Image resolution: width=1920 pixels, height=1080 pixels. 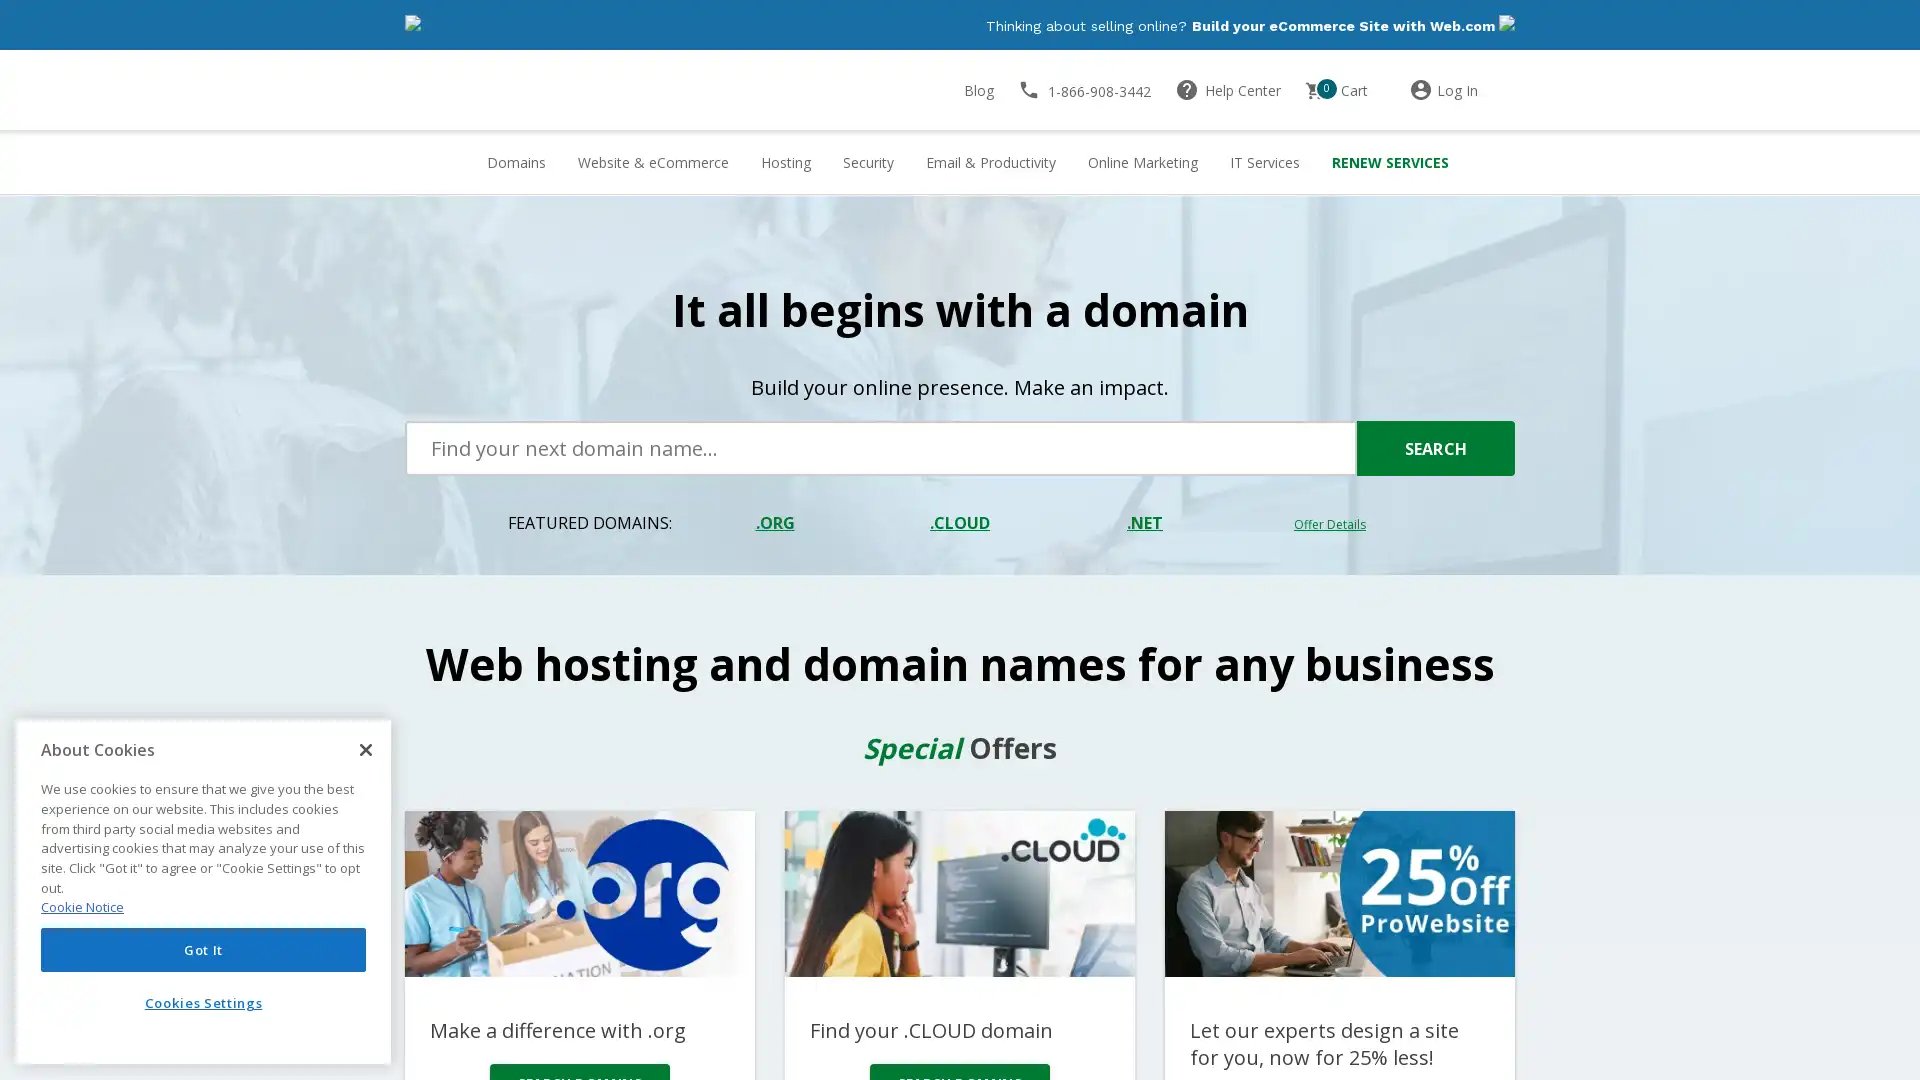 I want to click on Got It, so click(x=203, y=948).